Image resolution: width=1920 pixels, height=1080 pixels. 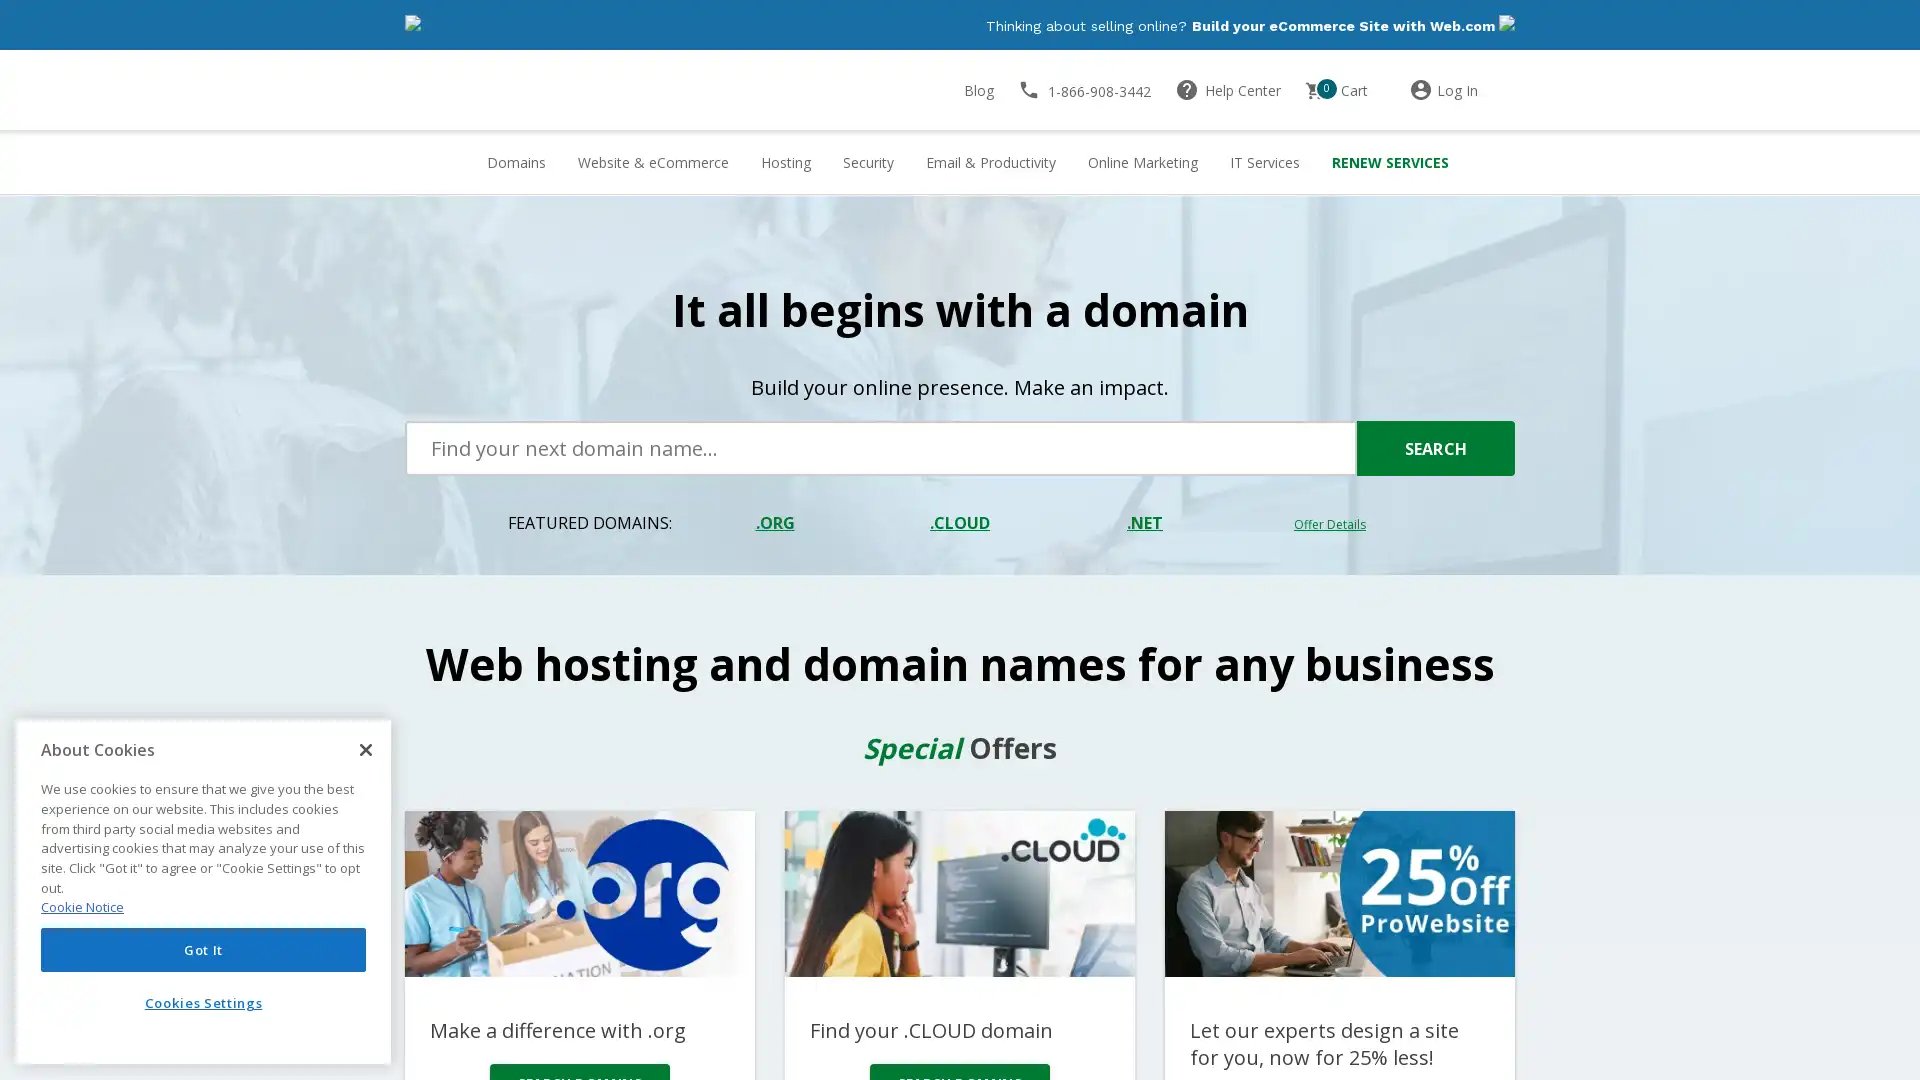 I want to click on Got It, so click(x=203, y=948).